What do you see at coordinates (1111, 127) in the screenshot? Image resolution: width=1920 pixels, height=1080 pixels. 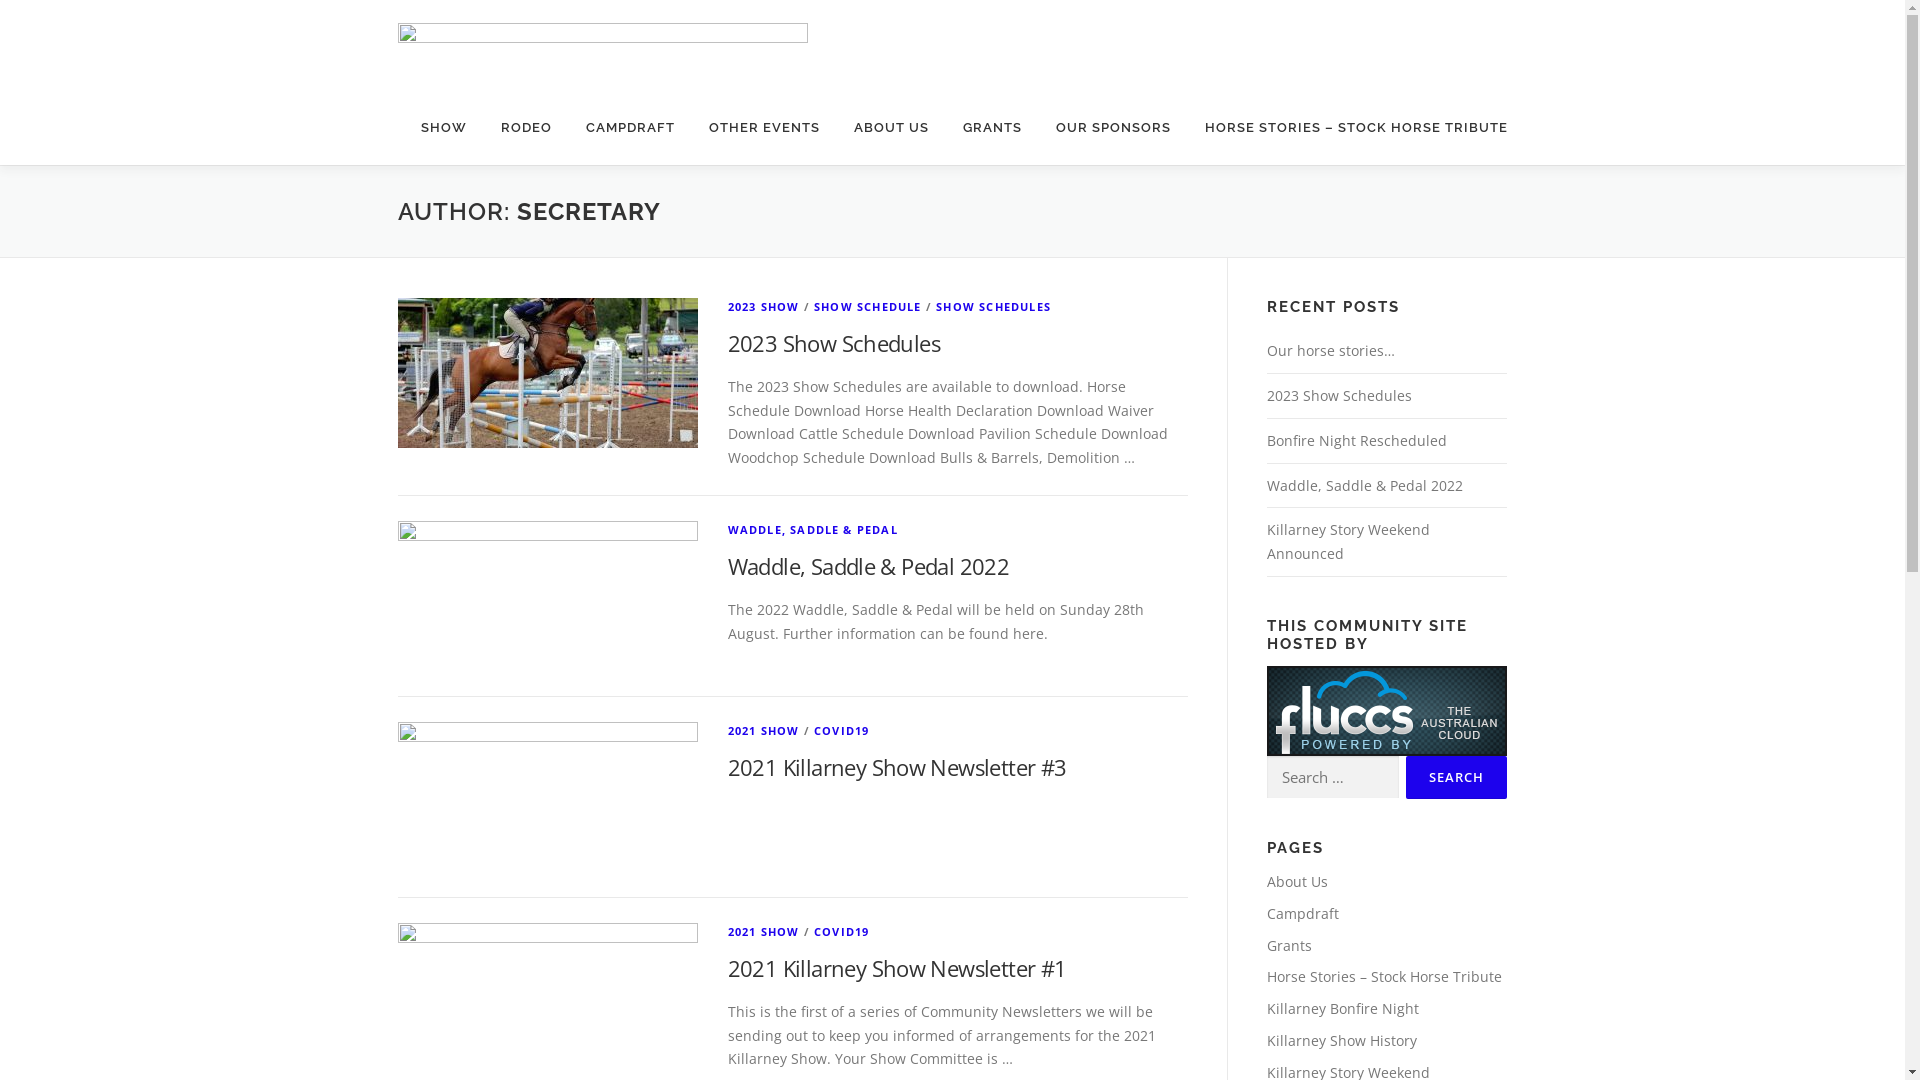 I see `'OUR SPONSORS'` at bounding box center [1111, 127].